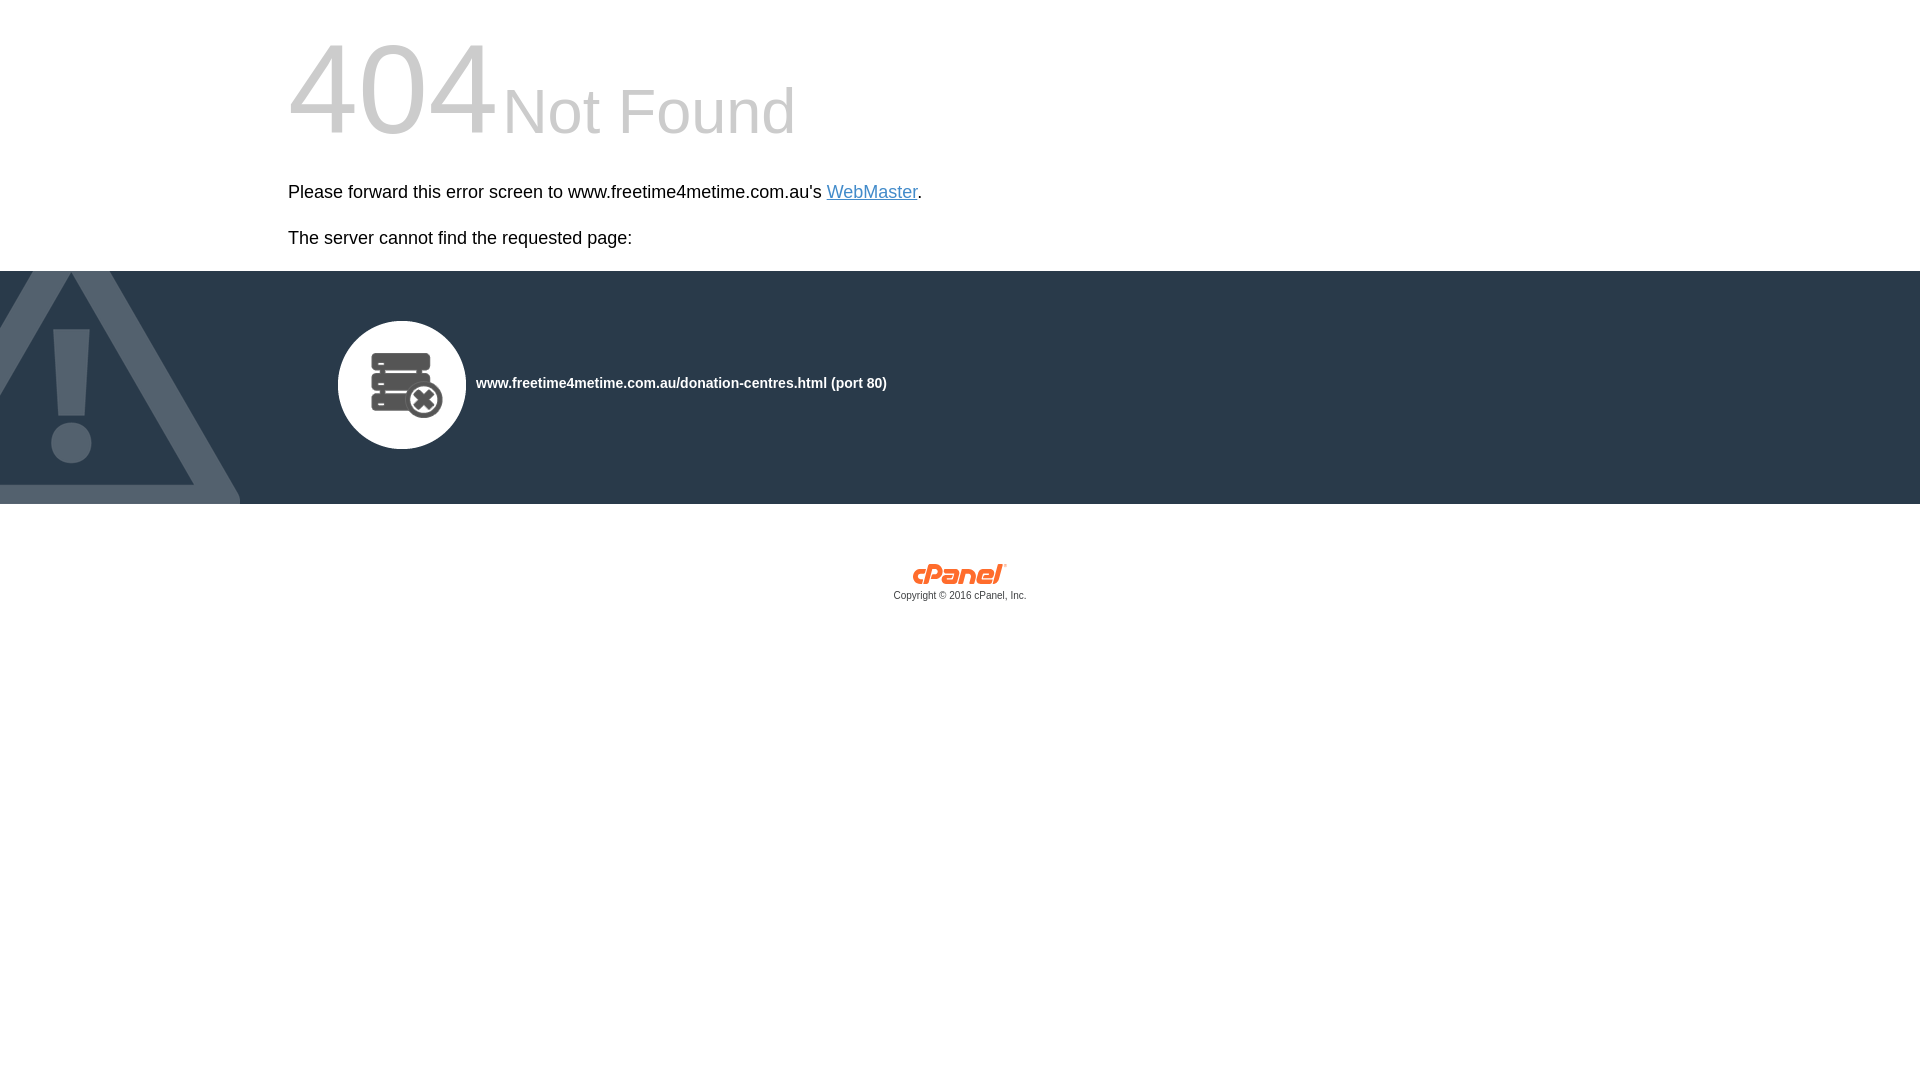  I want to click on 'WebMaster', so click(826, 192).